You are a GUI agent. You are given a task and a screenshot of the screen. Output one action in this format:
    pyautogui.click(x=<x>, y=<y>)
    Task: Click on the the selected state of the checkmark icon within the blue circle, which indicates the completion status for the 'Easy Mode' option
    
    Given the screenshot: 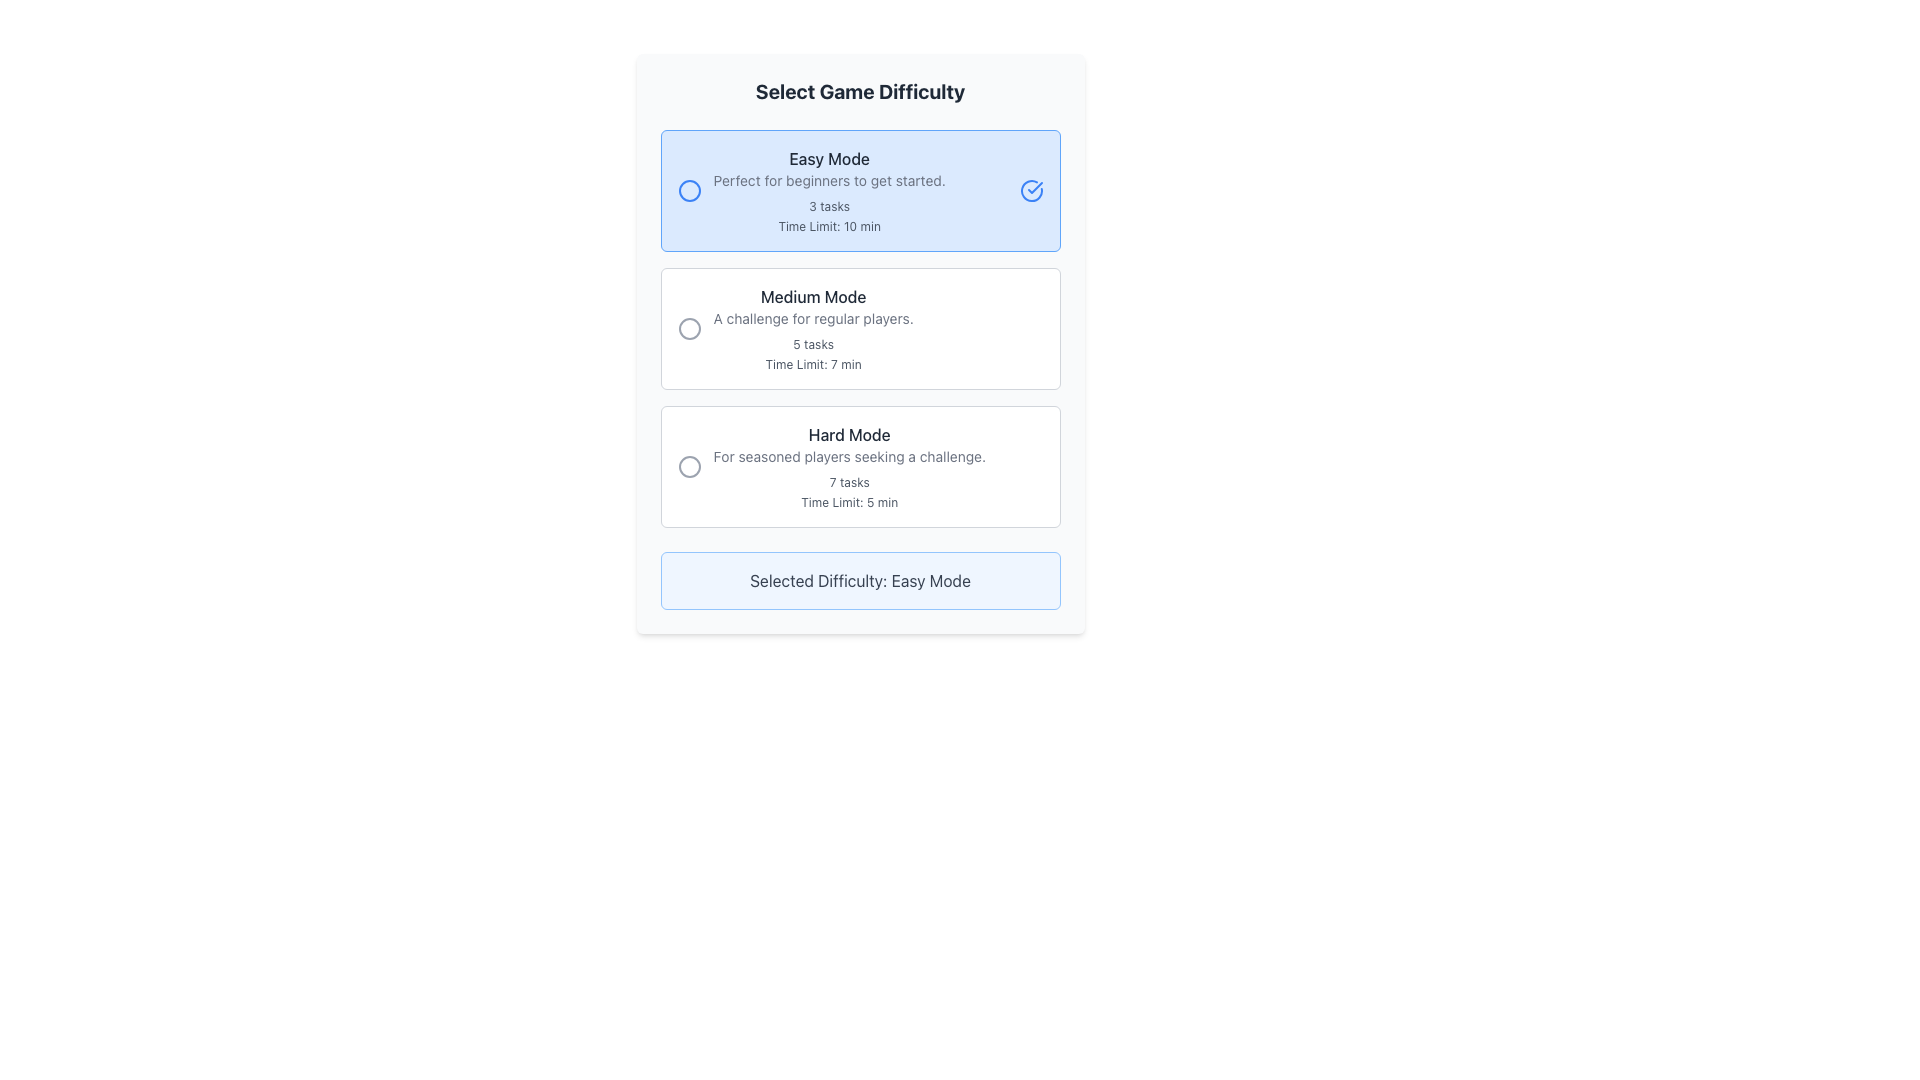 What is the action you would take?
    pyautogui.click(x=1035, y=188)
    